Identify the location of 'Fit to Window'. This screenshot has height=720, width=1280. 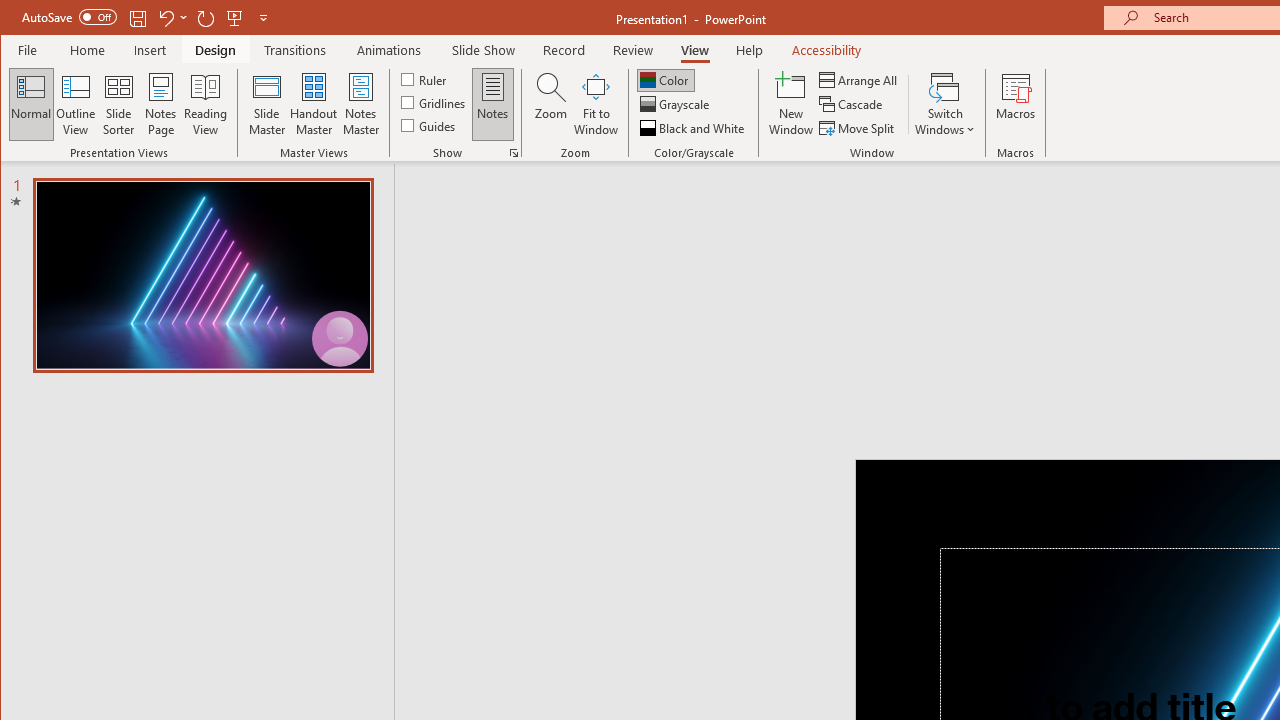
(595, 104).